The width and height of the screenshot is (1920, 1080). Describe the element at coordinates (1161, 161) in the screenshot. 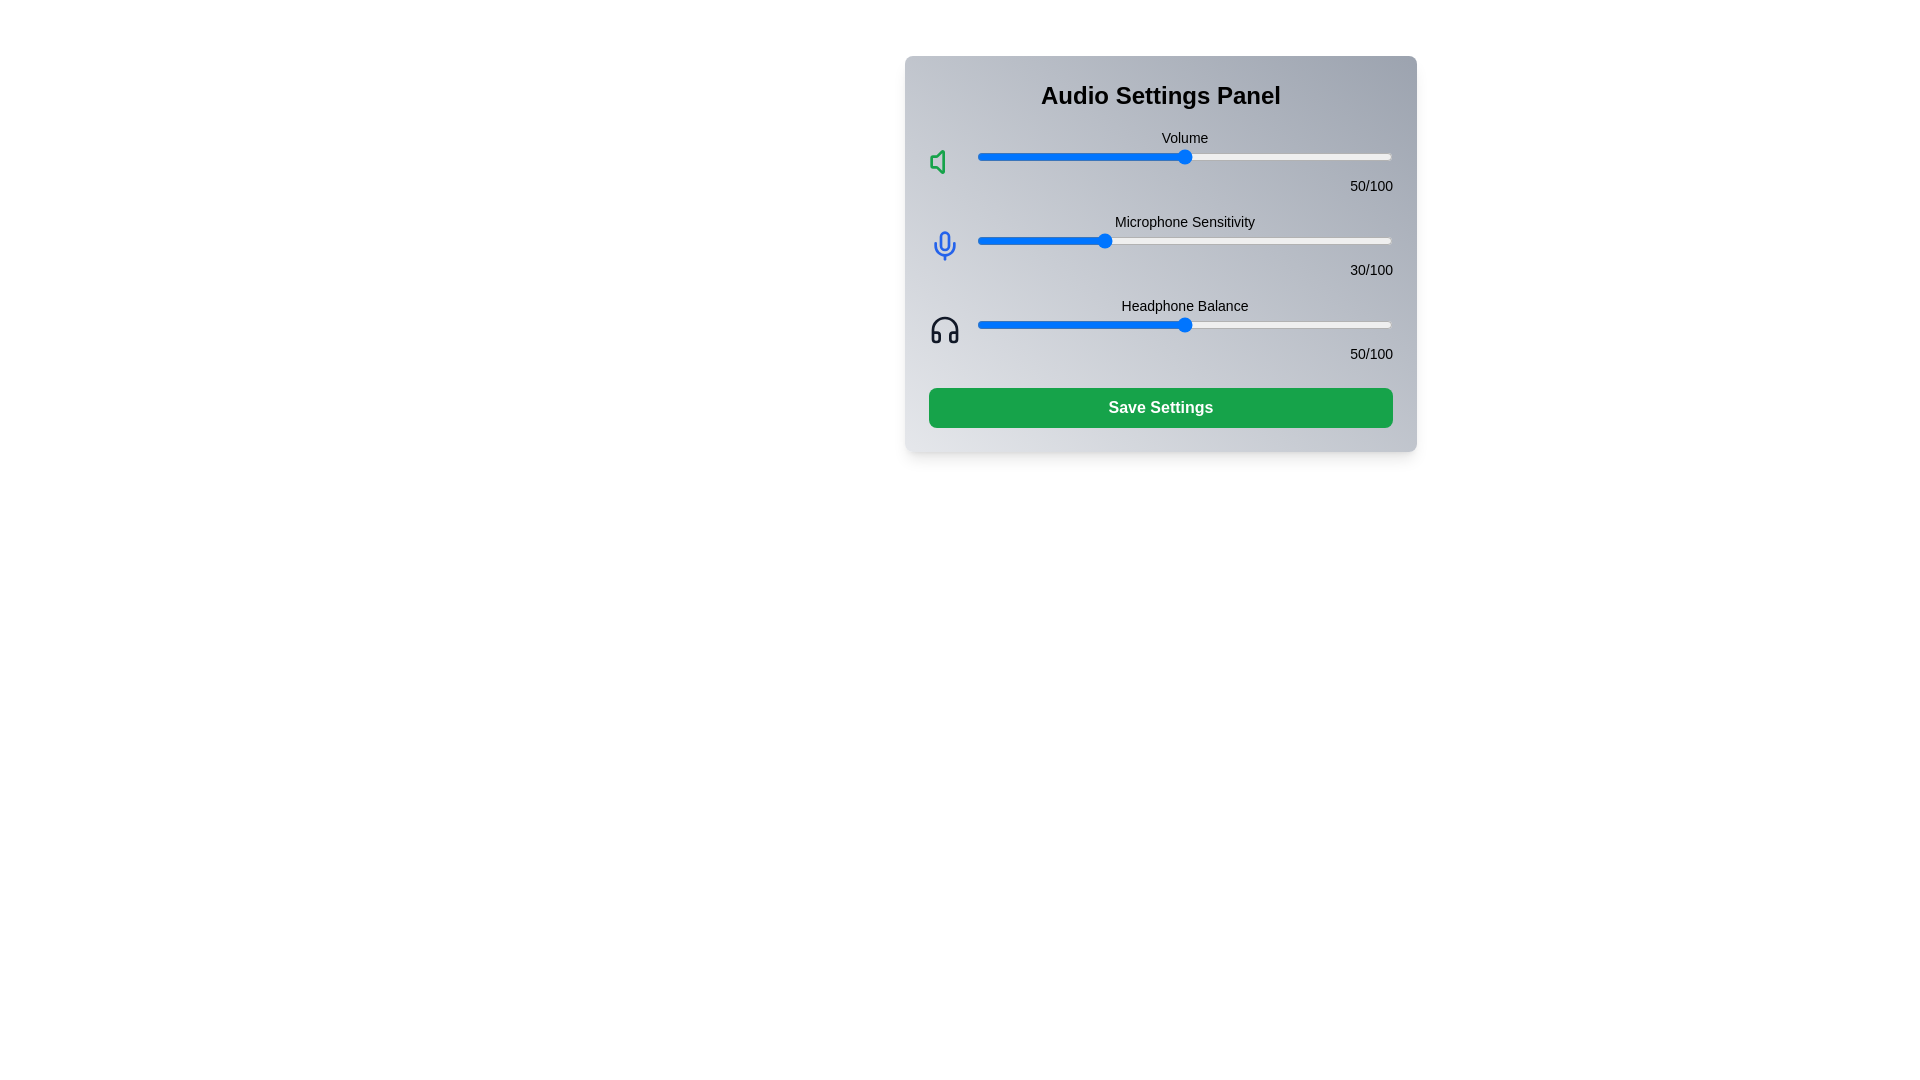

I see `the blue slider bar of the audio volume control section, which features a green speaker icon on the left and a numerical representation of the volume level '50/100' on the right` at that location.